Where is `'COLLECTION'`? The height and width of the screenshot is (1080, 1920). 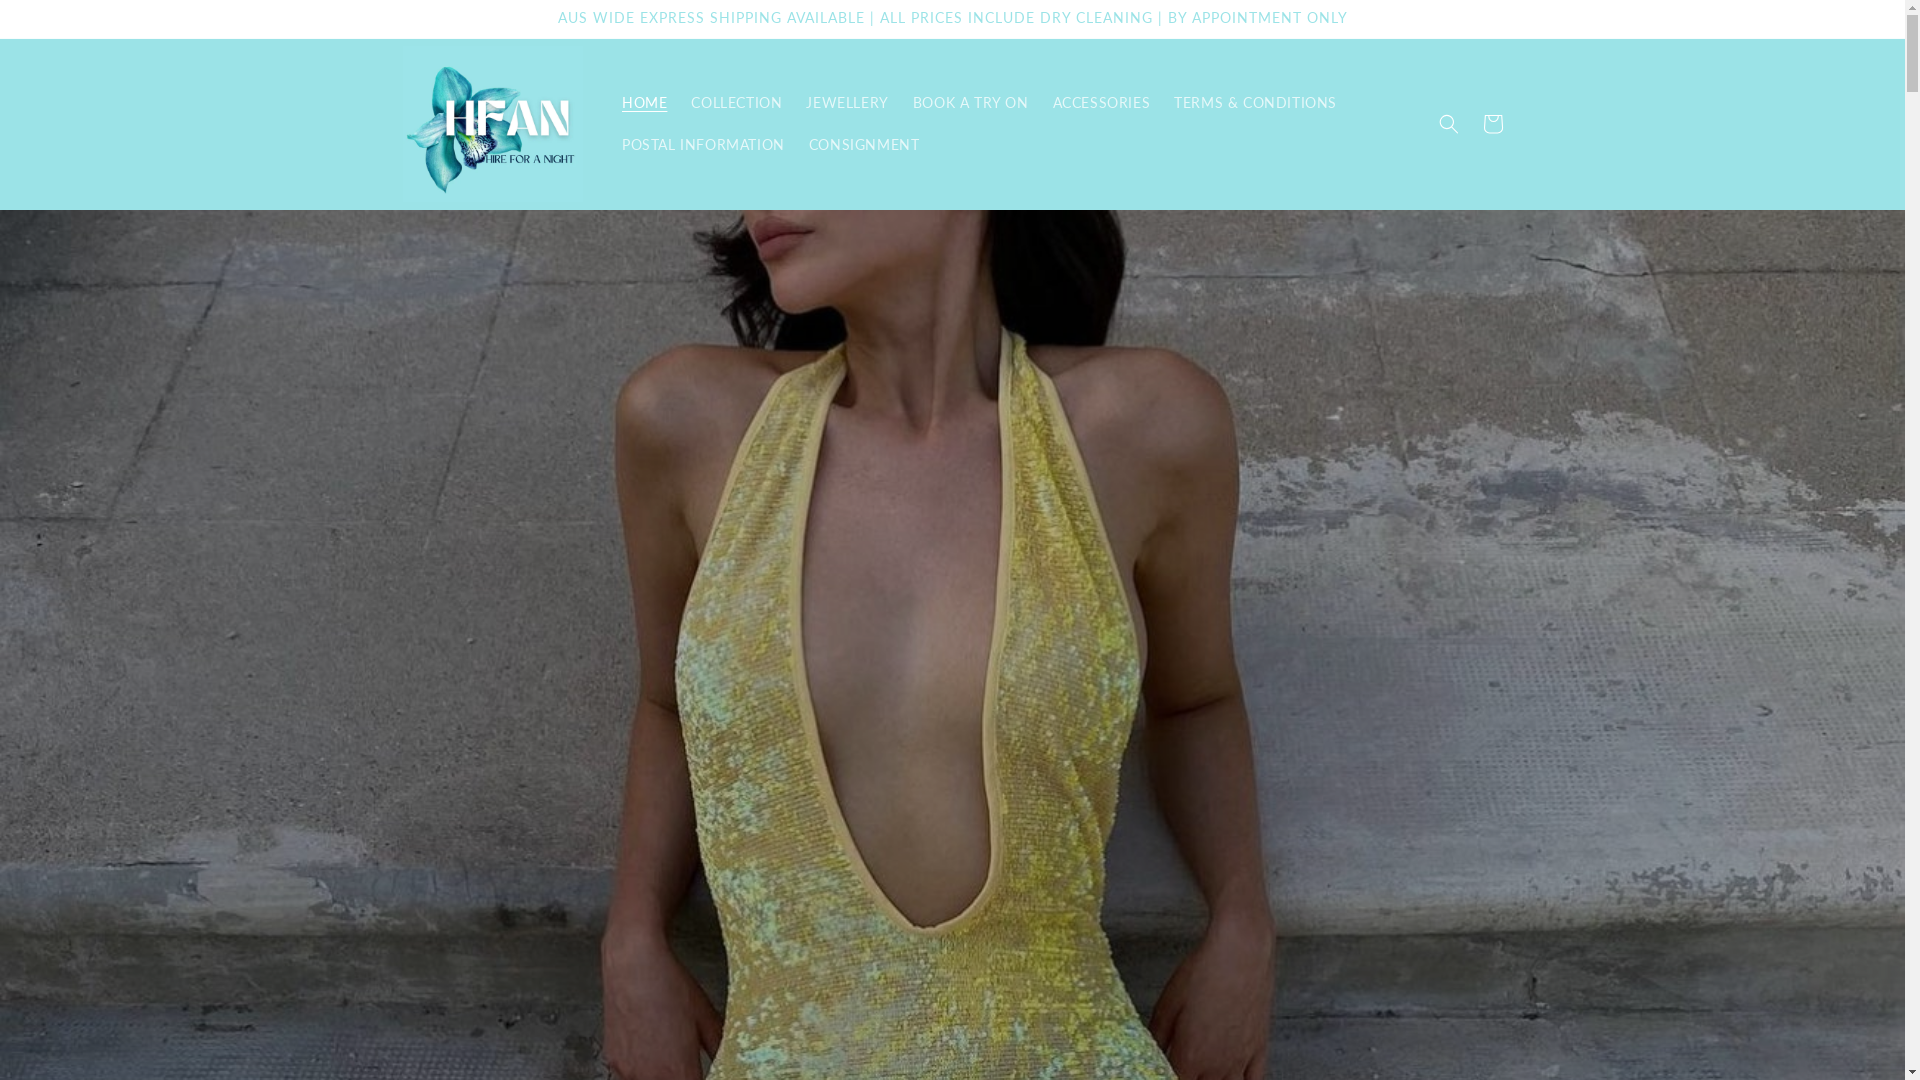
'COLLECTION' is located at coordinates (735, 103).